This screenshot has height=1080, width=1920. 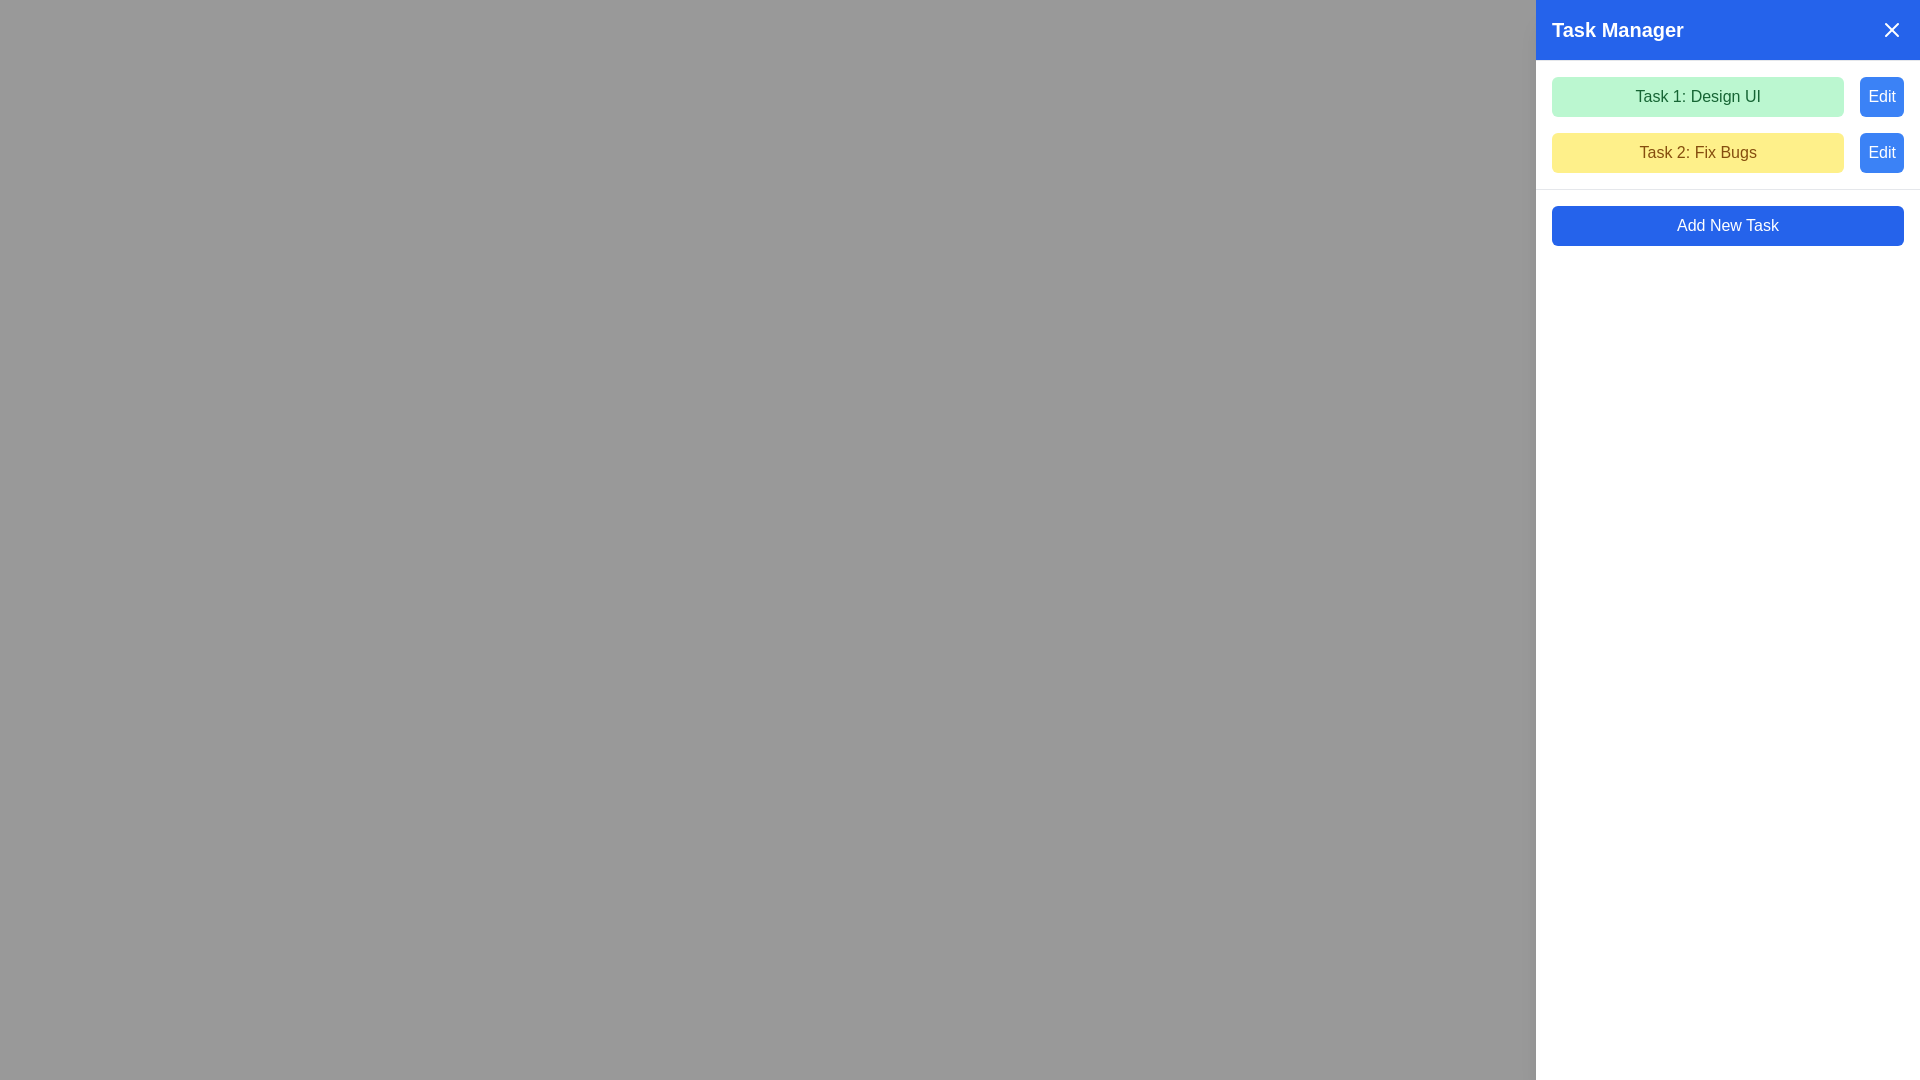 I want to click on the Static text label that serves as the title of the Task Manager section, positioned at the top-left region of the blue background, so click(x=1617, y=30).